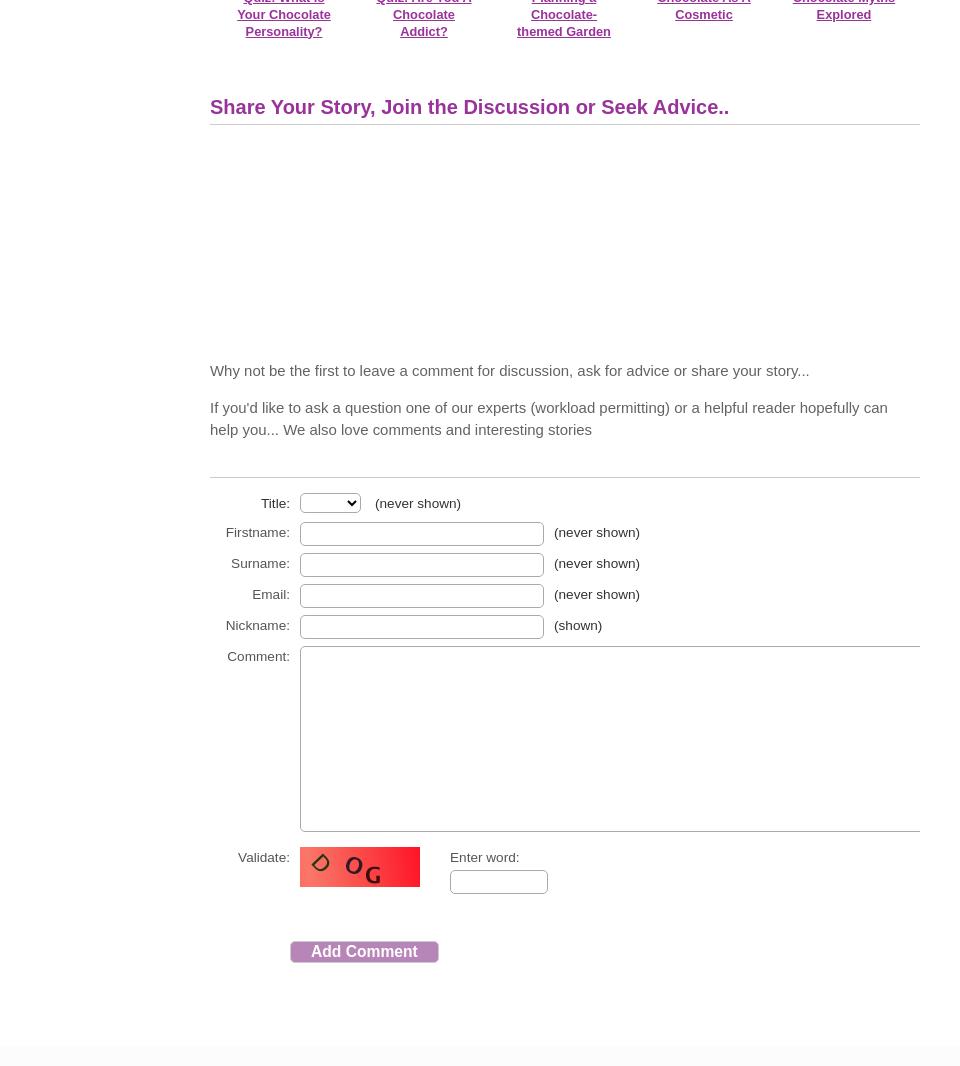 The height and width of the screenshot is (1066, 960). I want to click on 'Comment:', so click(257, 655).